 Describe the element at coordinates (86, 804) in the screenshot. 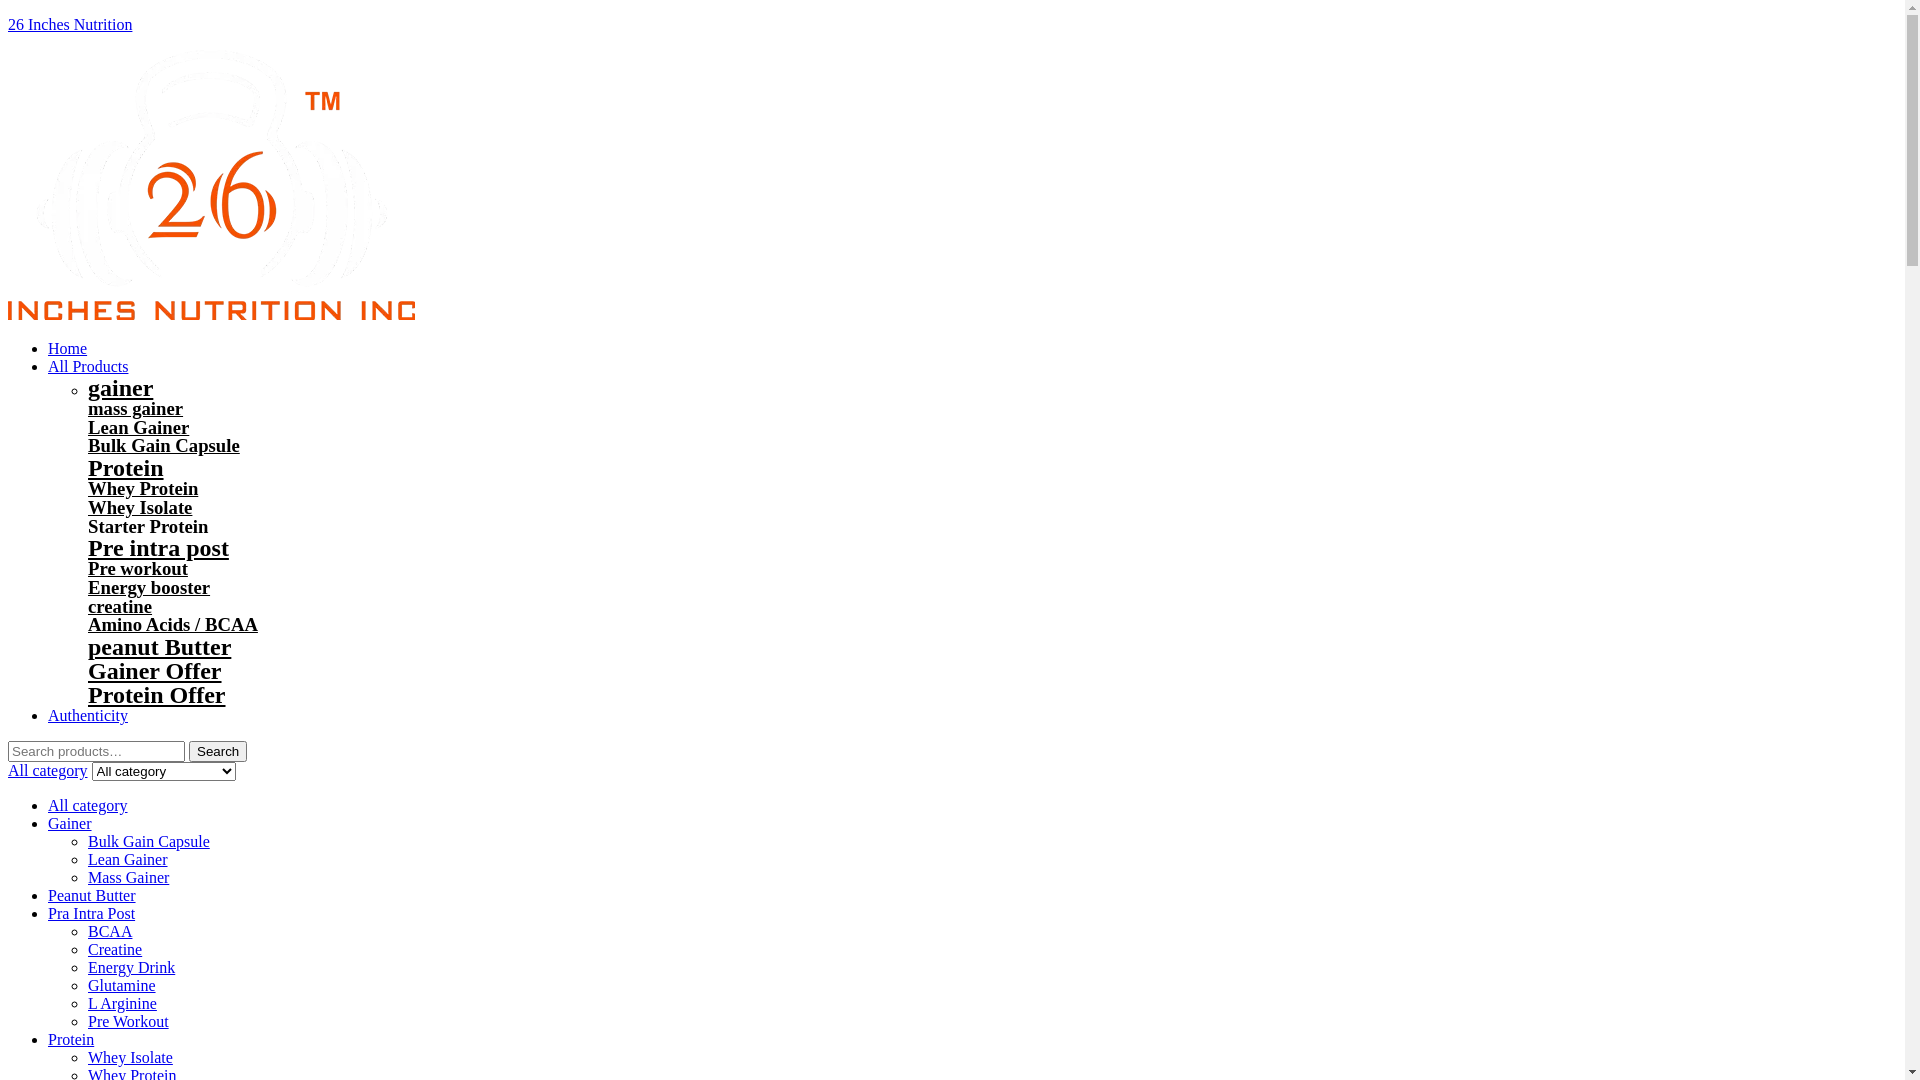

I see `'All category'` at that location.